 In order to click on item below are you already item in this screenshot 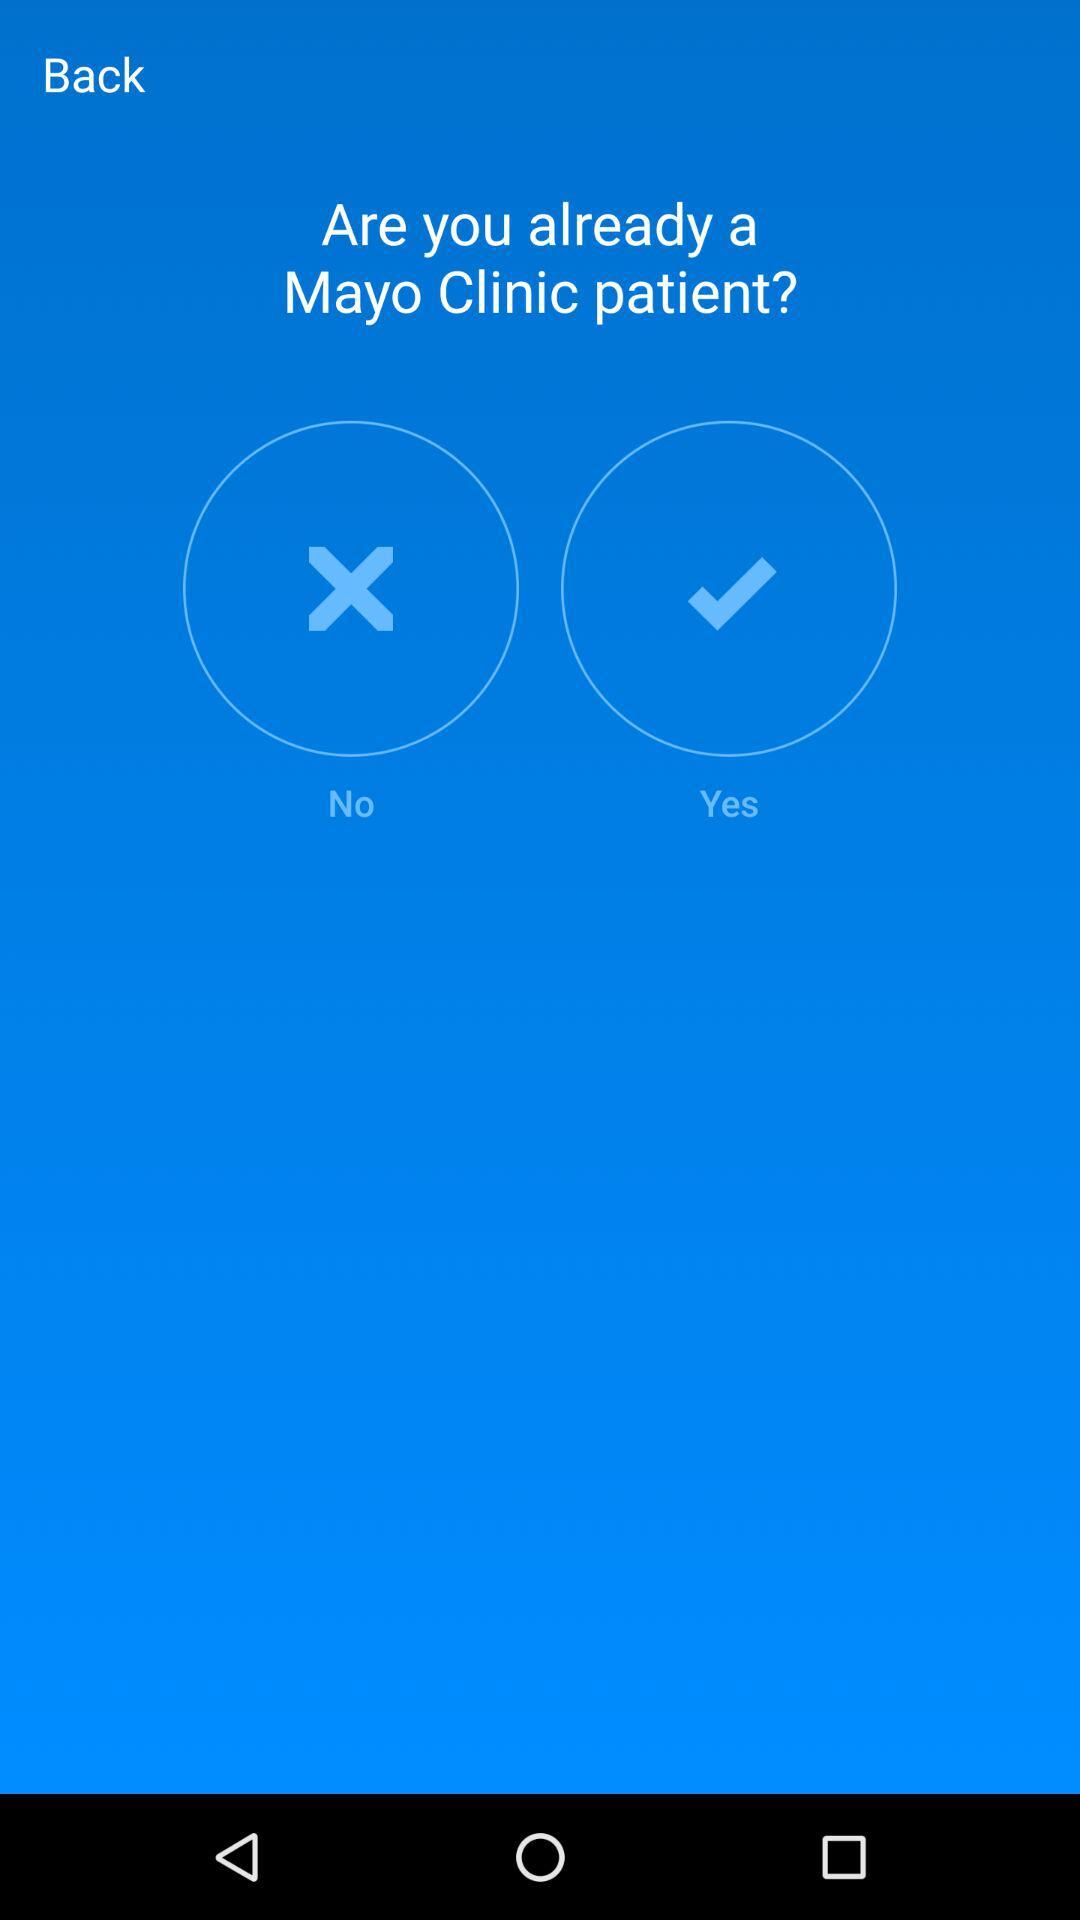, I will do `click(729, 623)`.